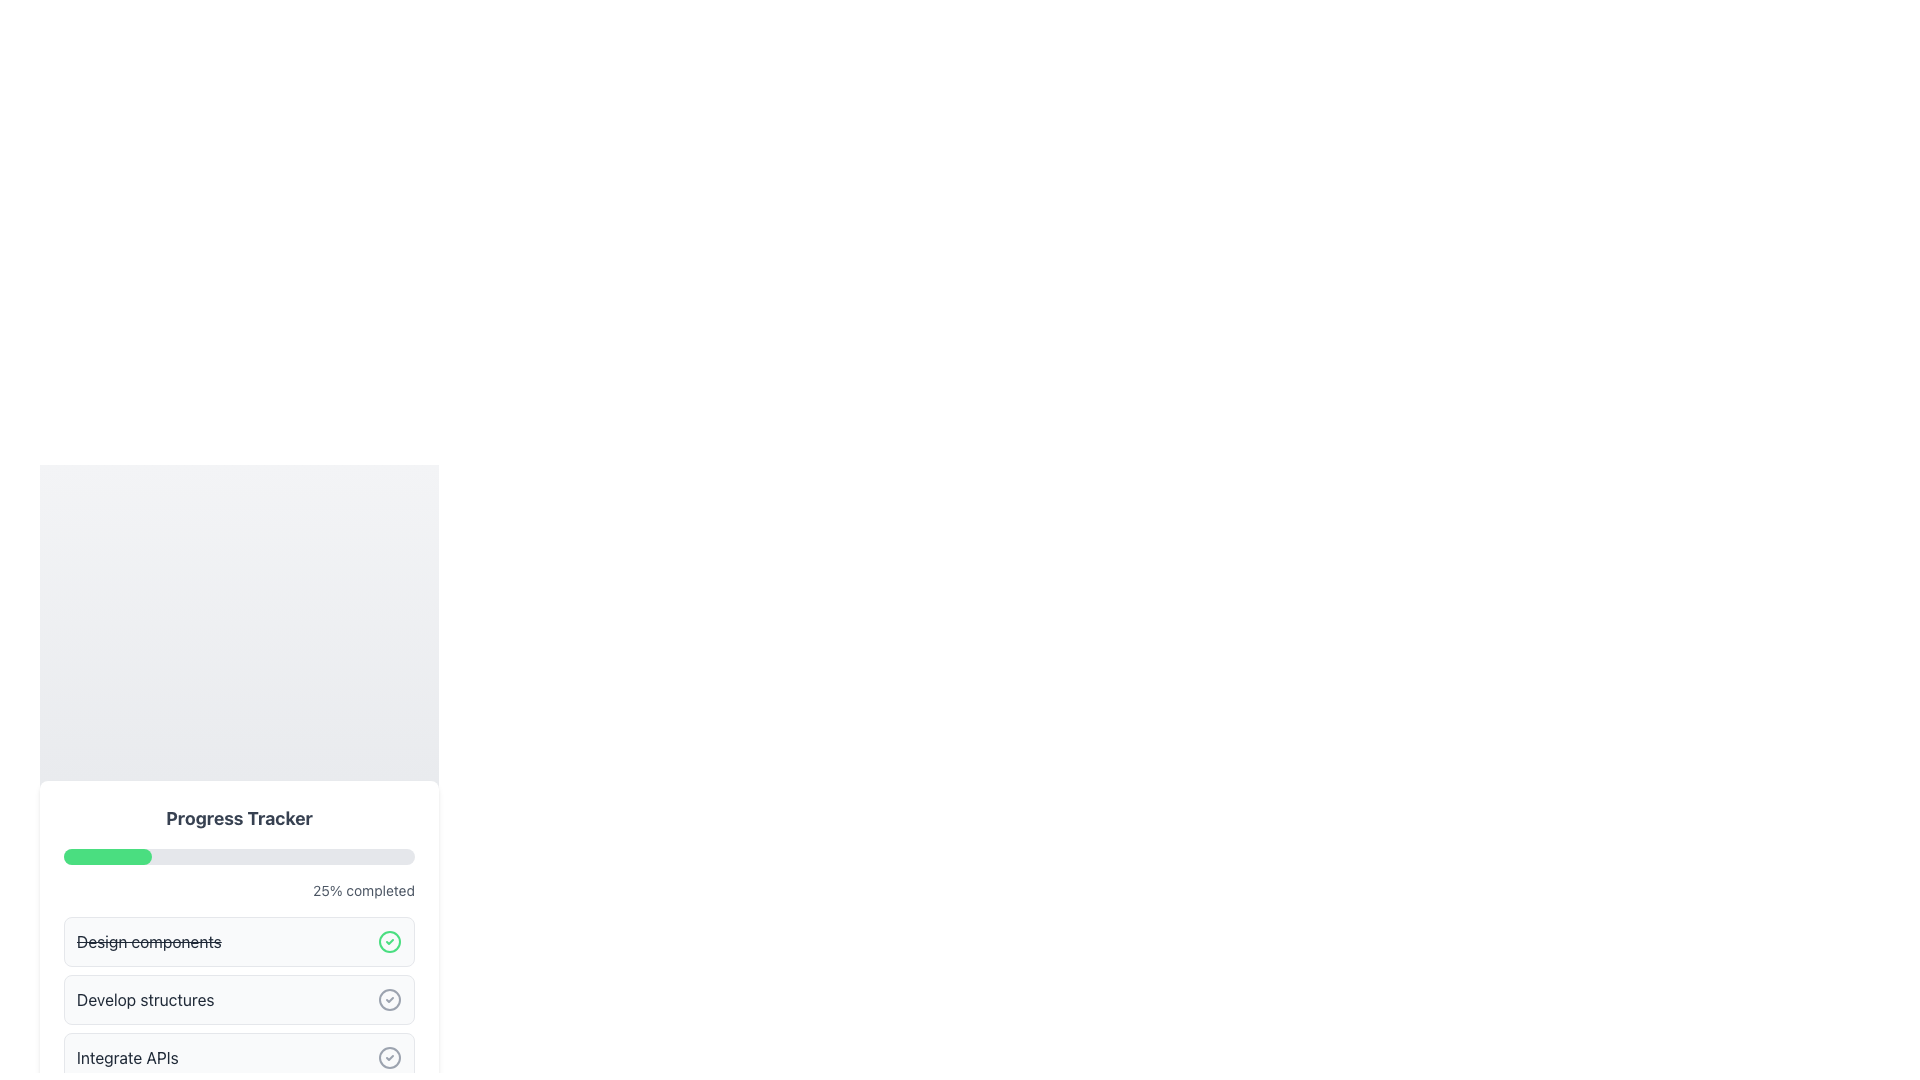  What do you see at coordinates (389, 941) in the screenshot?
I see `the completion indicator icon located to the right of the 'Design components' text in the progress tracker interface` at bounding box center [389, 941].